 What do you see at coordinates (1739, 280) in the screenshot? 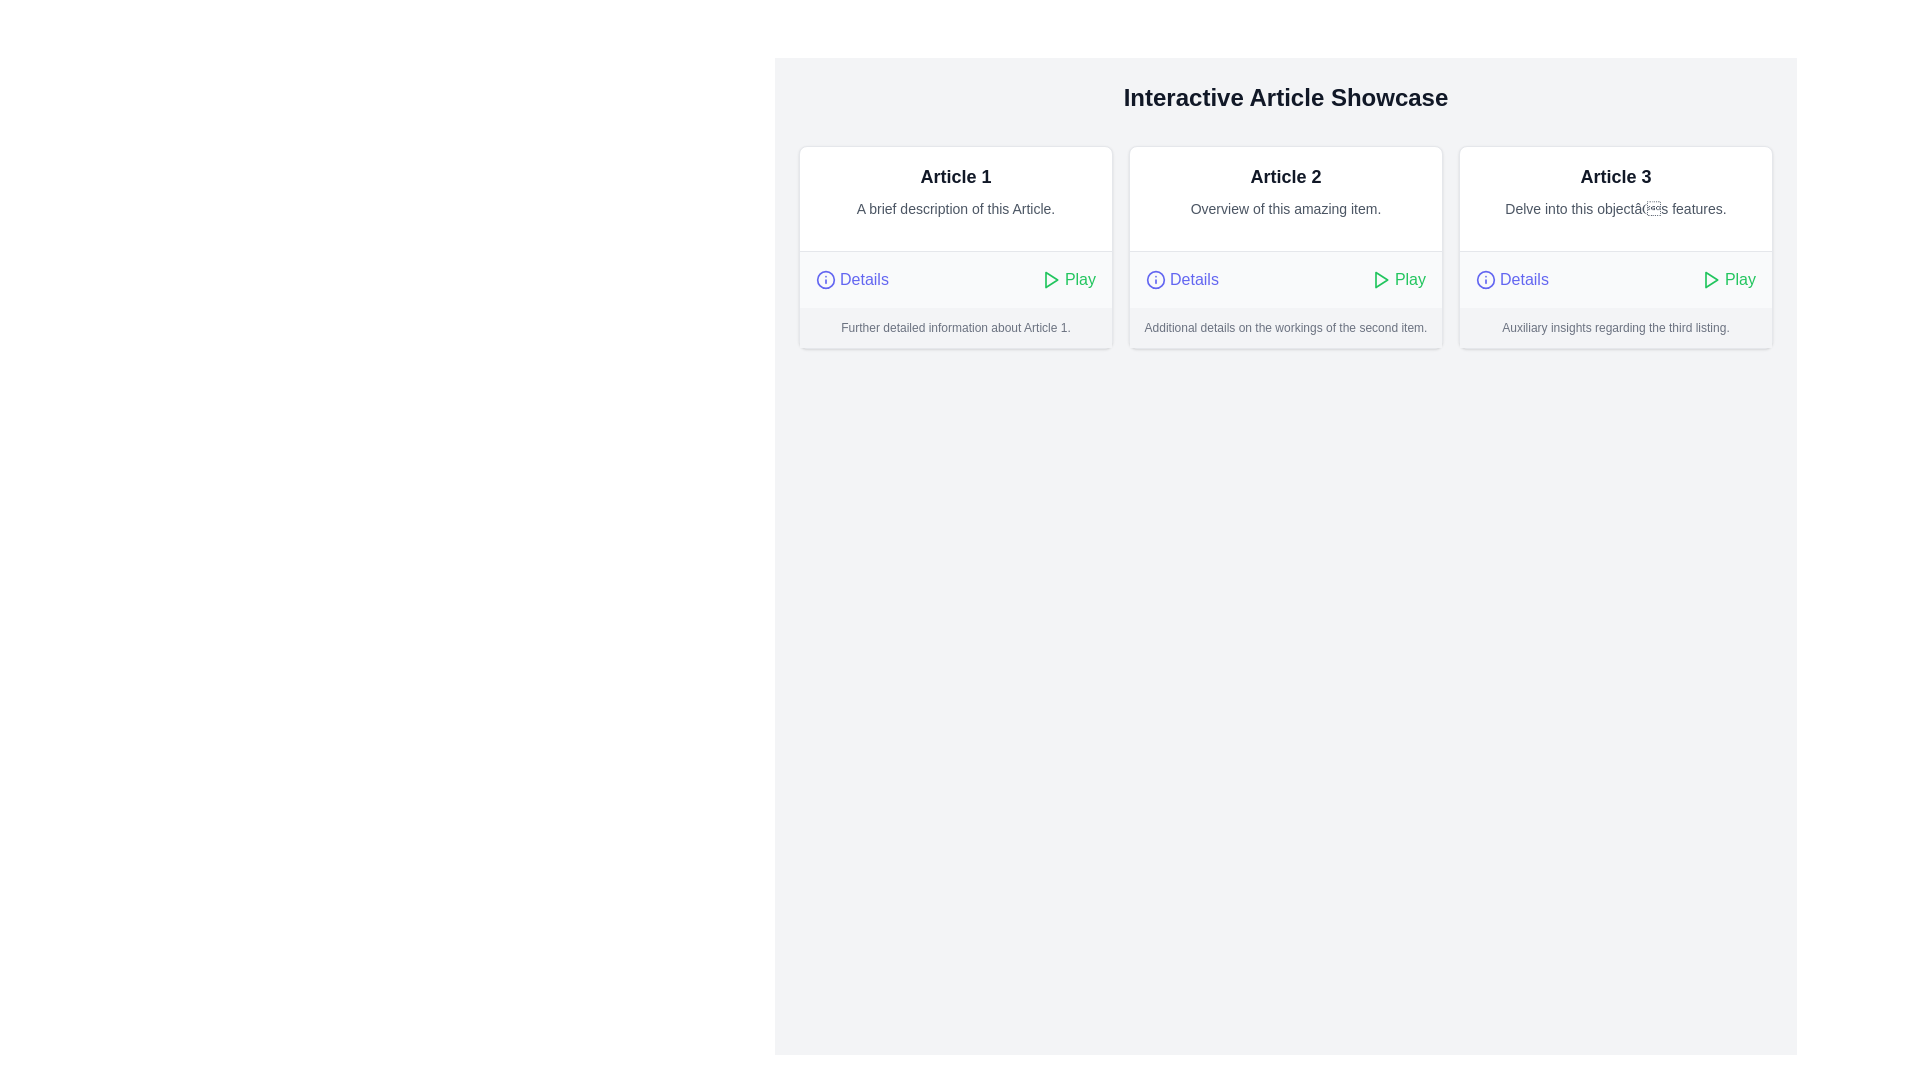
I see `the play functionality text label located in the bottom right corner of the 'Article 3' section` at bounding box center [1739, 280].